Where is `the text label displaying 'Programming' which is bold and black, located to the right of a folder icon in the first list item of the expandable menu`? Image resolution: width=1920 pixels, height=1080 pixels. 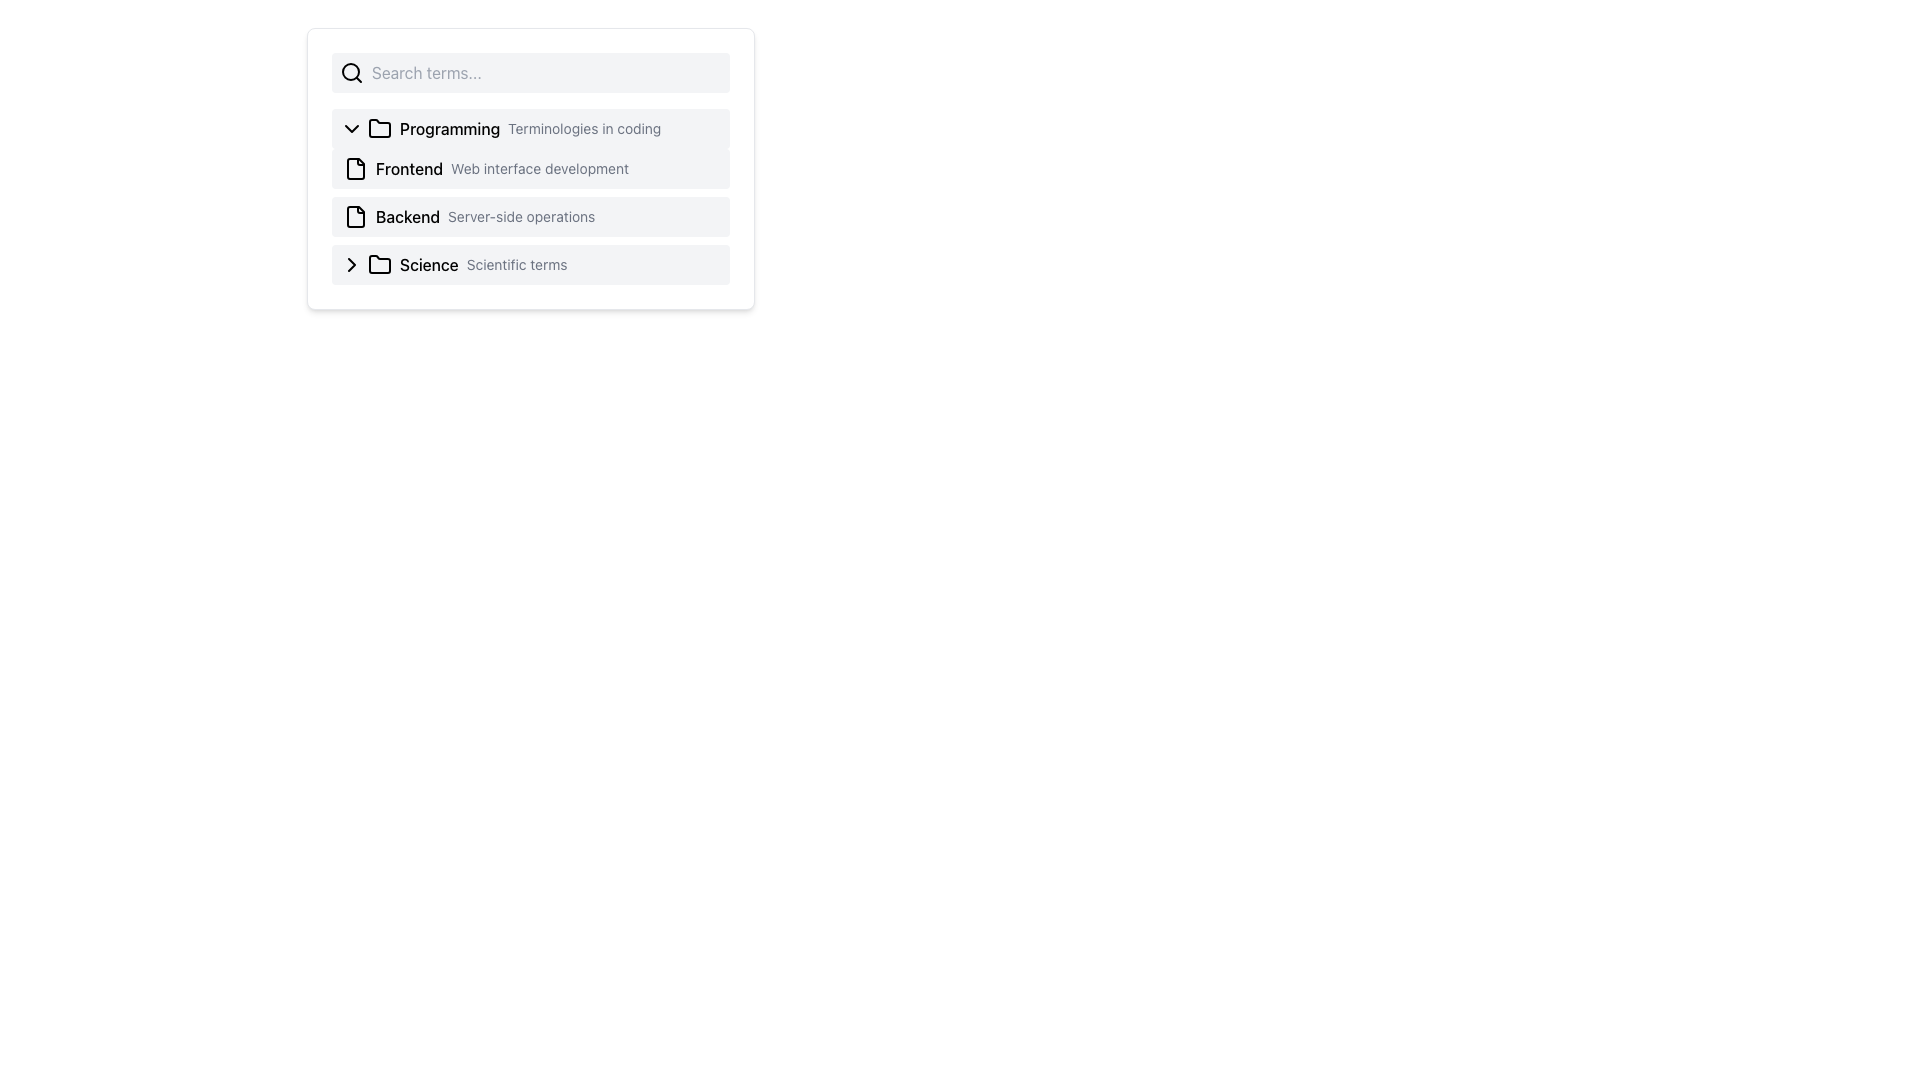 the text label displaying 'Programming' which is bold and black, located to the right of a folder icon in the first list item of the expandable menu is located at coordinates (449, 128).